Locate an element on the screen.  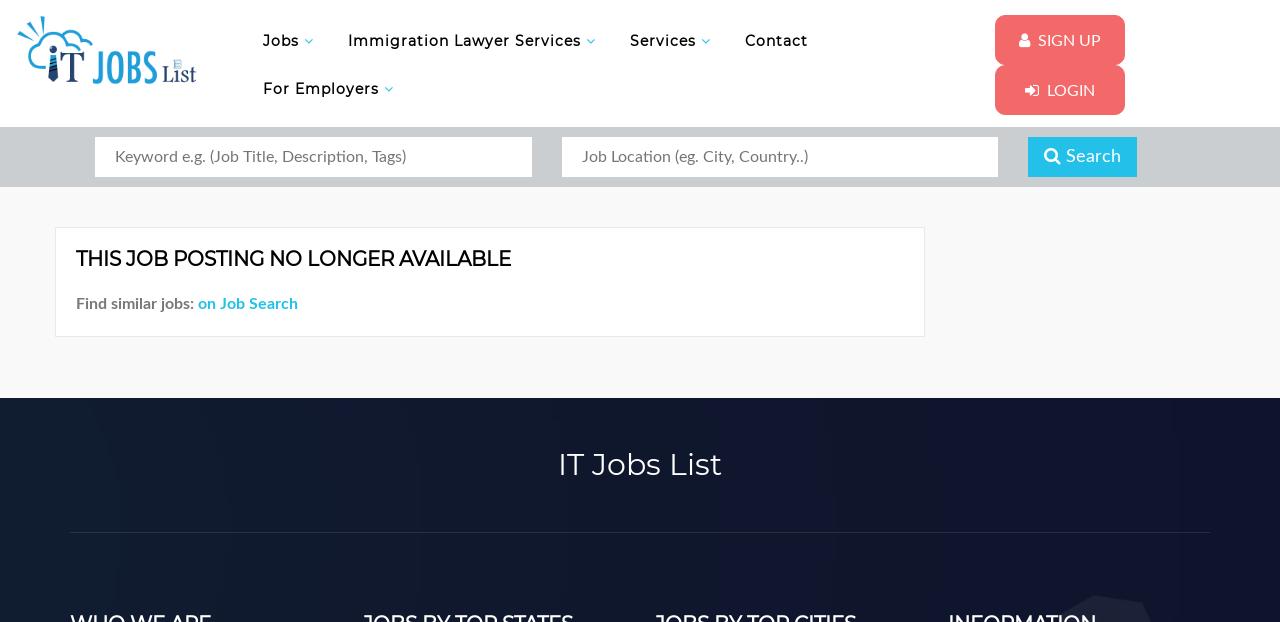
'GREEN CARD PROCESS' is located at coordinates (450, 334).